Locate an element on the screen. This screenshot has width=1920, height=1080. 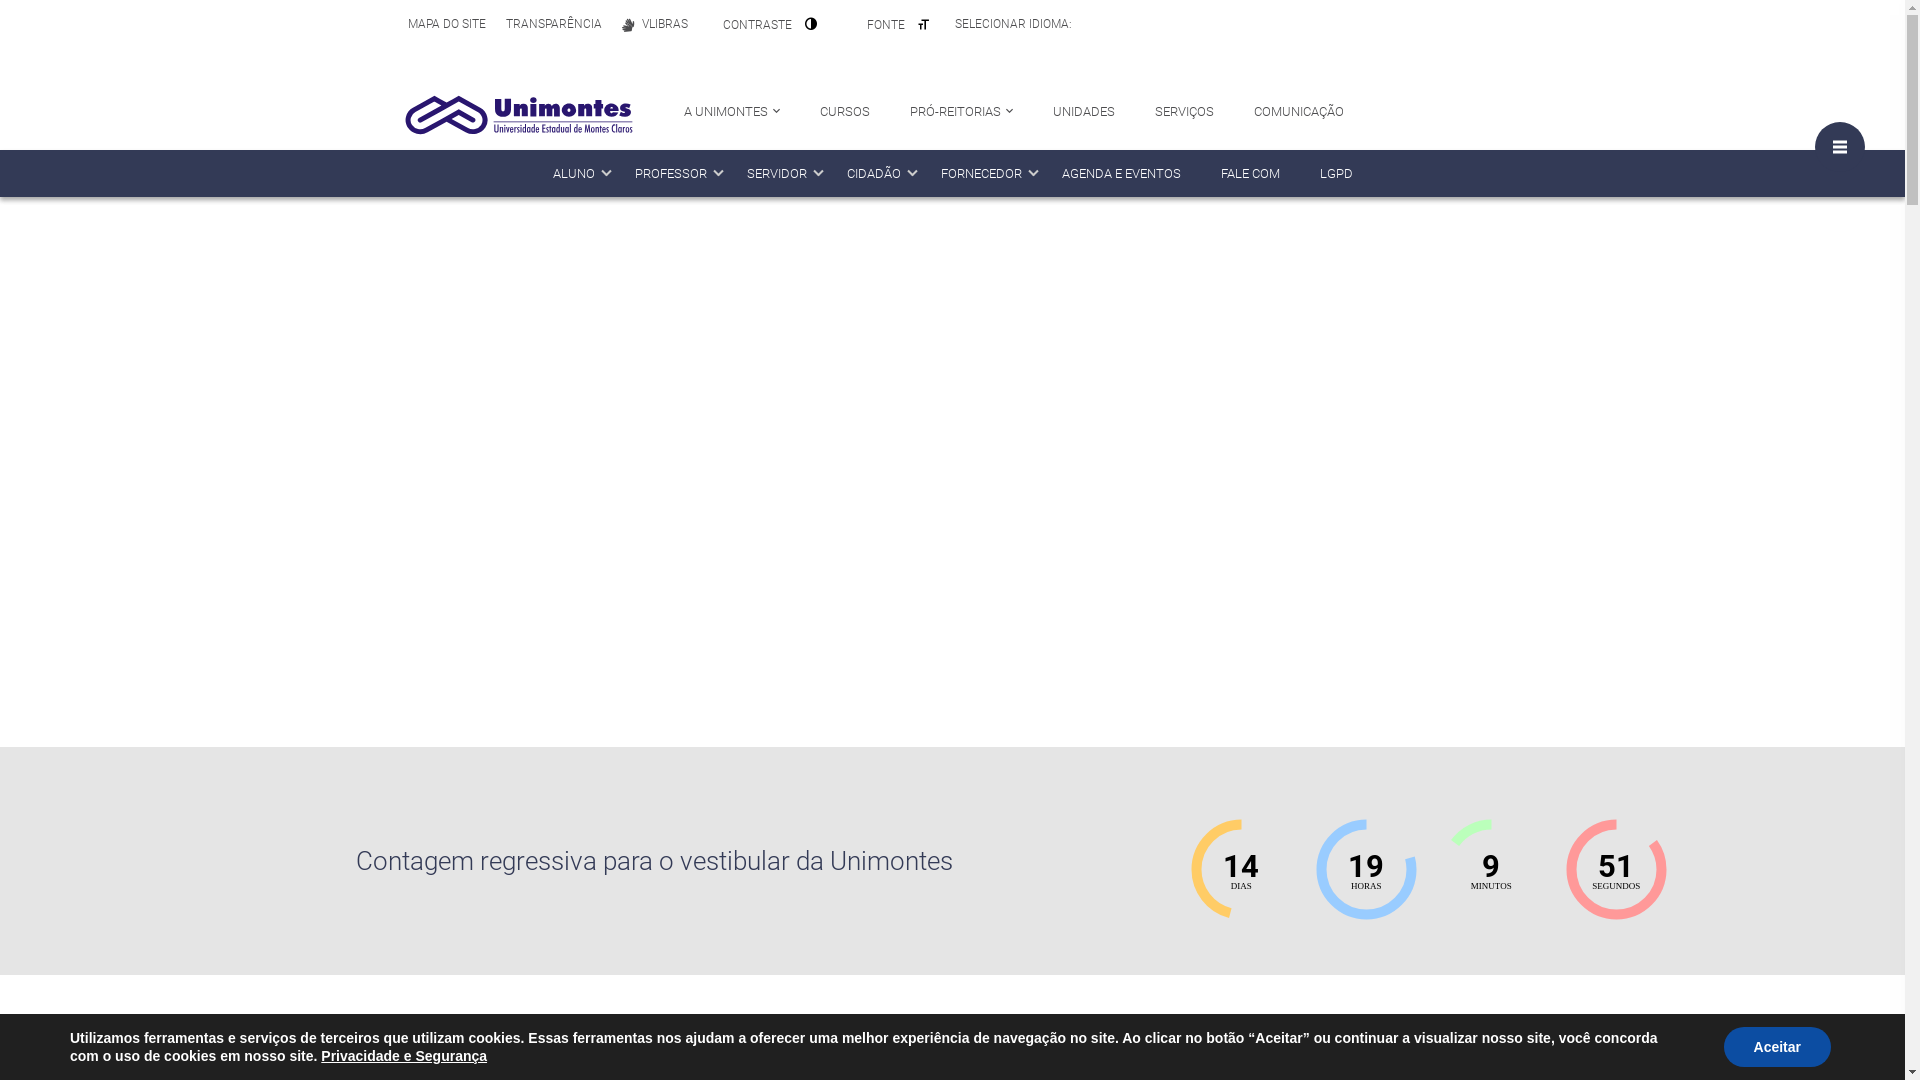
'Portuguese' is located at coordinates (1089, 23).